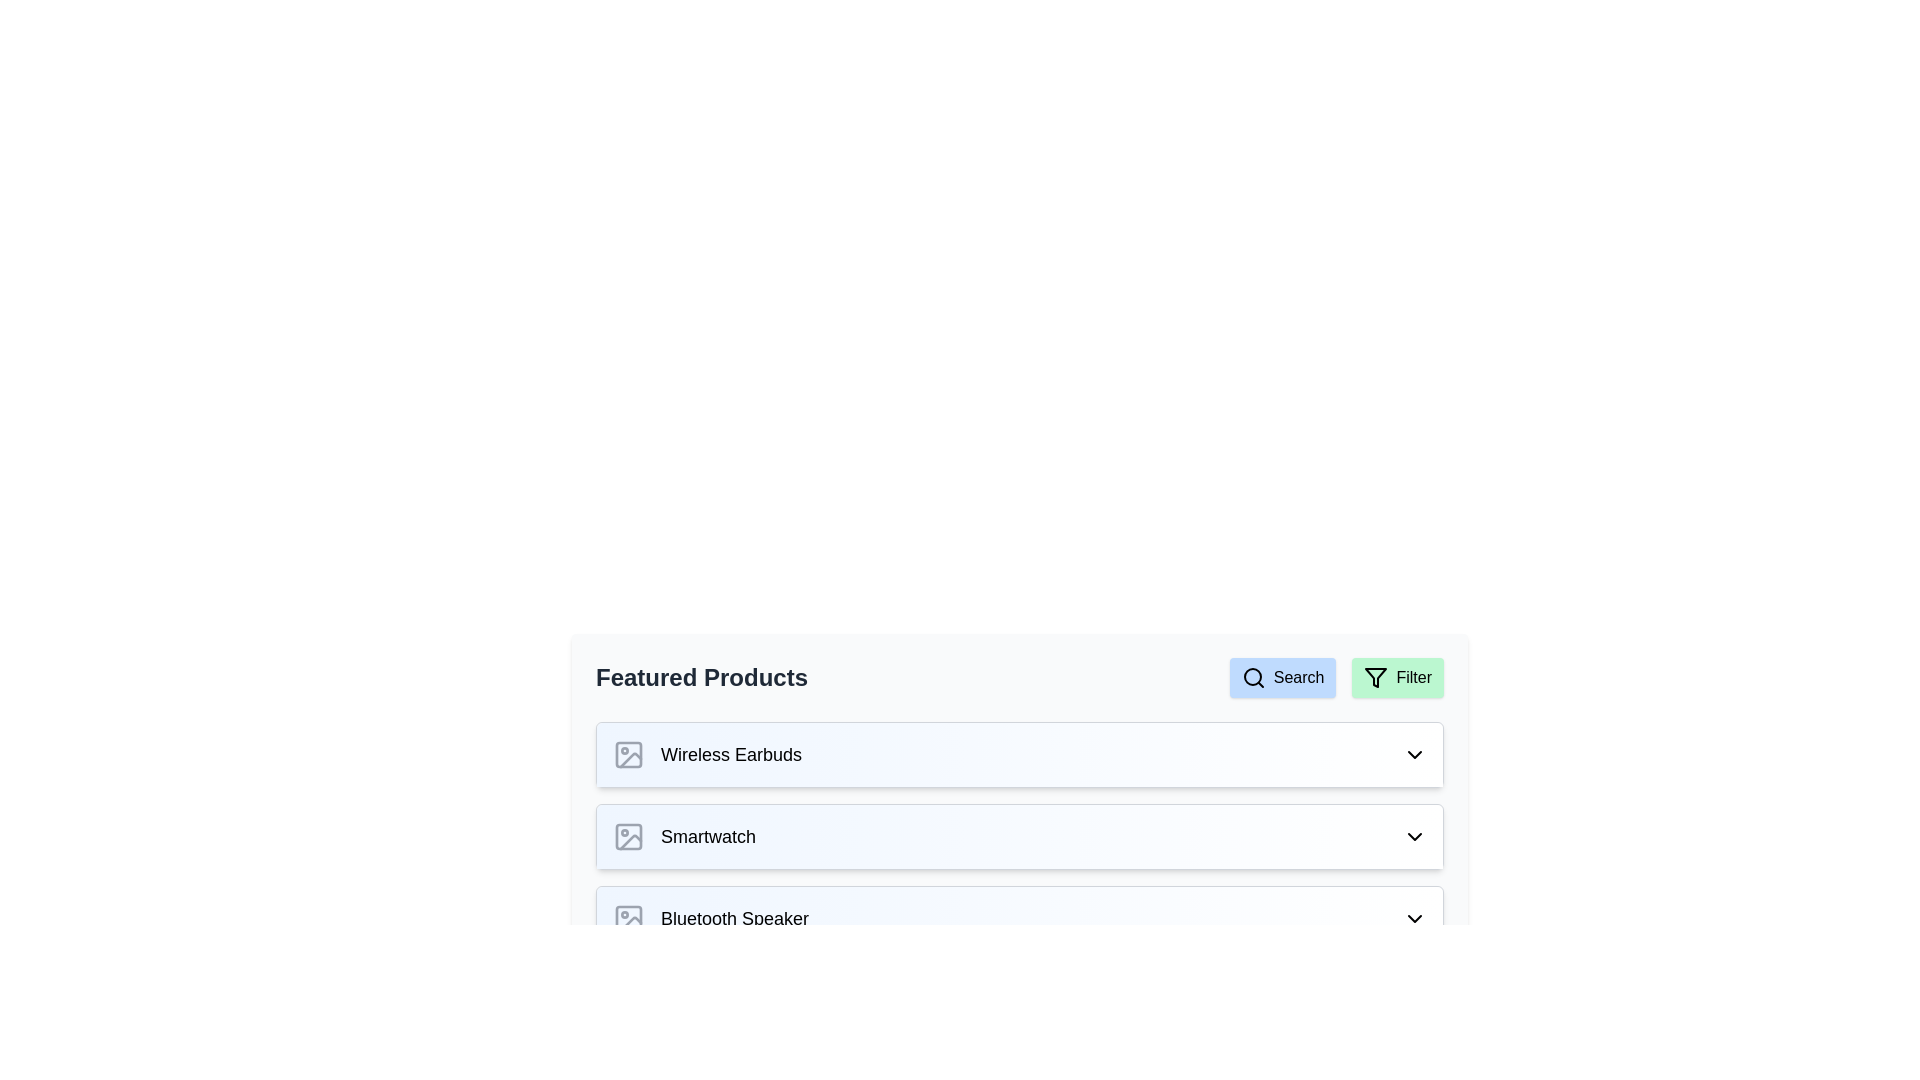 The width and height of the screenshot is (1920, 1080). I want to click on the 'Bluetooth Speaker' text element that has a bold, medium-sized font and an accompanying image placeholder icon to its left, so click(710, 918).